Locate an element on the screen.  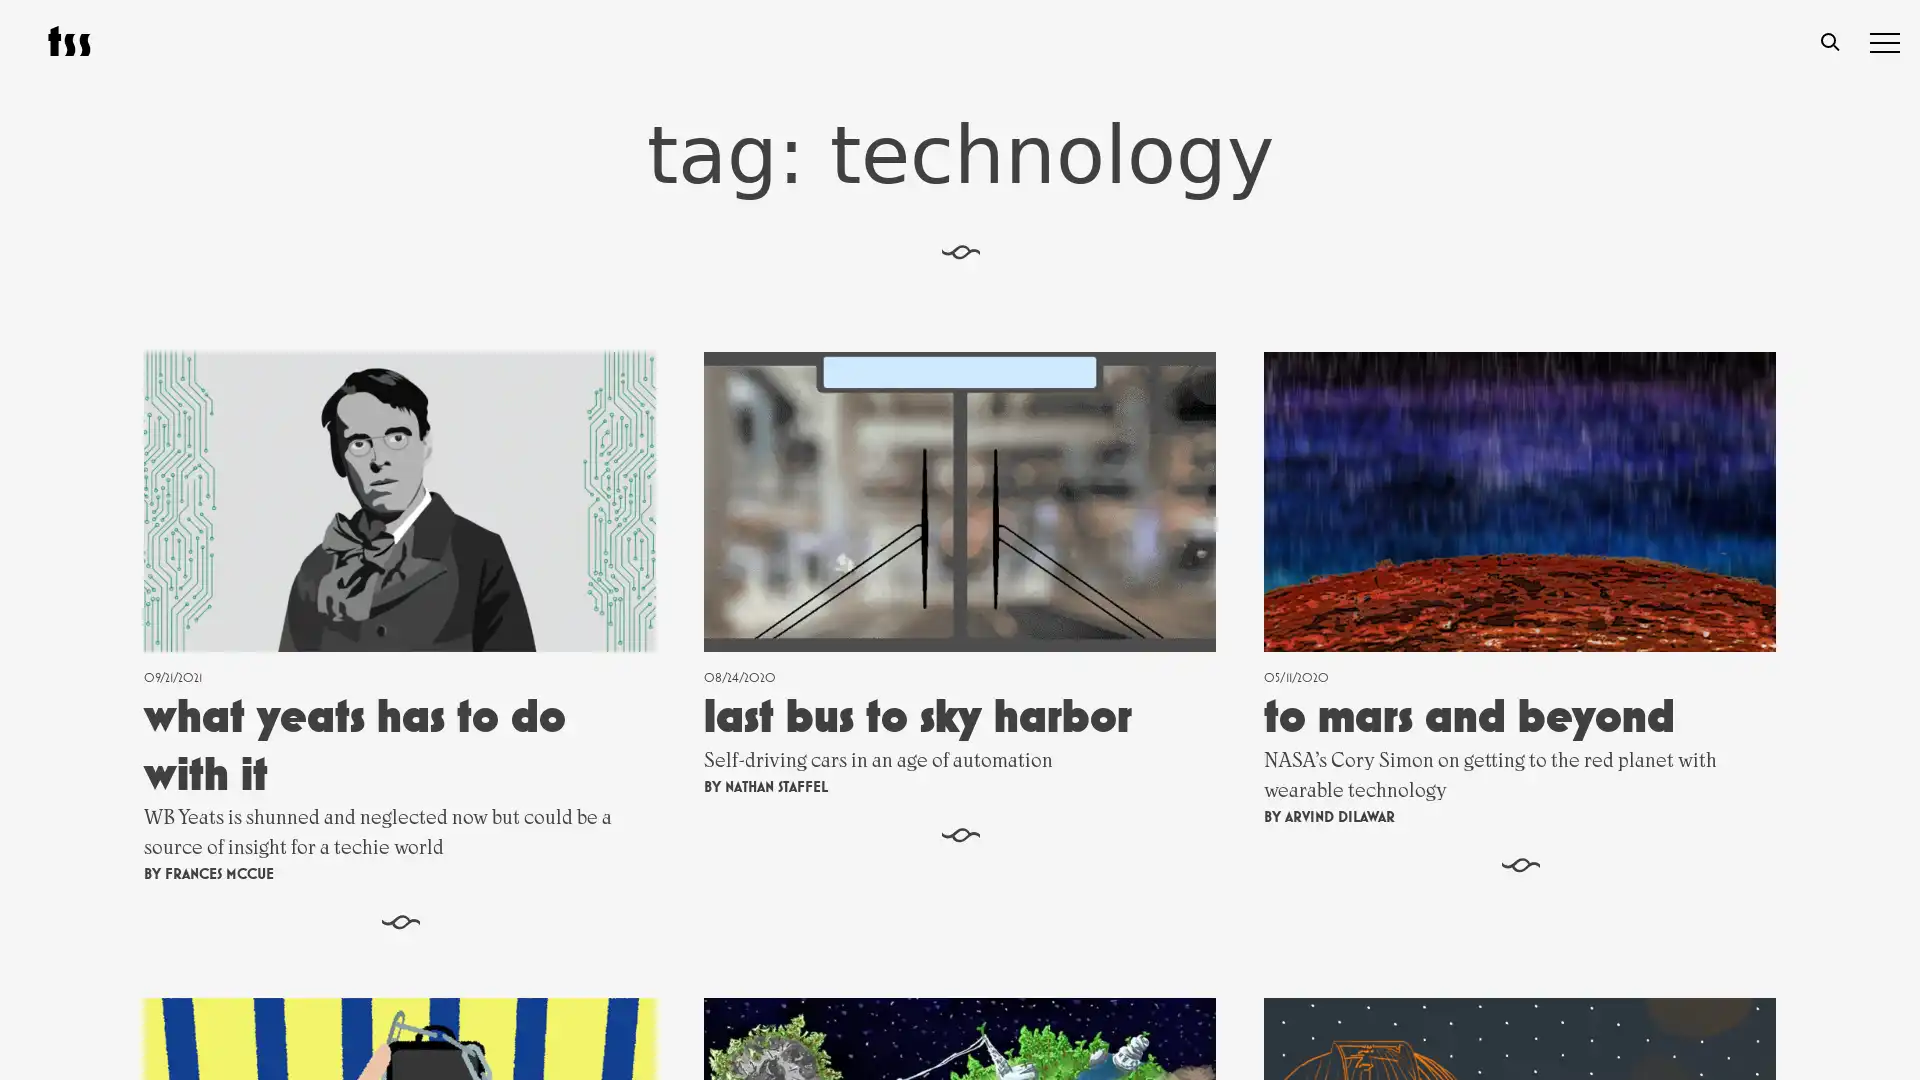
Subscribe is located at coordinates (1169, 866).